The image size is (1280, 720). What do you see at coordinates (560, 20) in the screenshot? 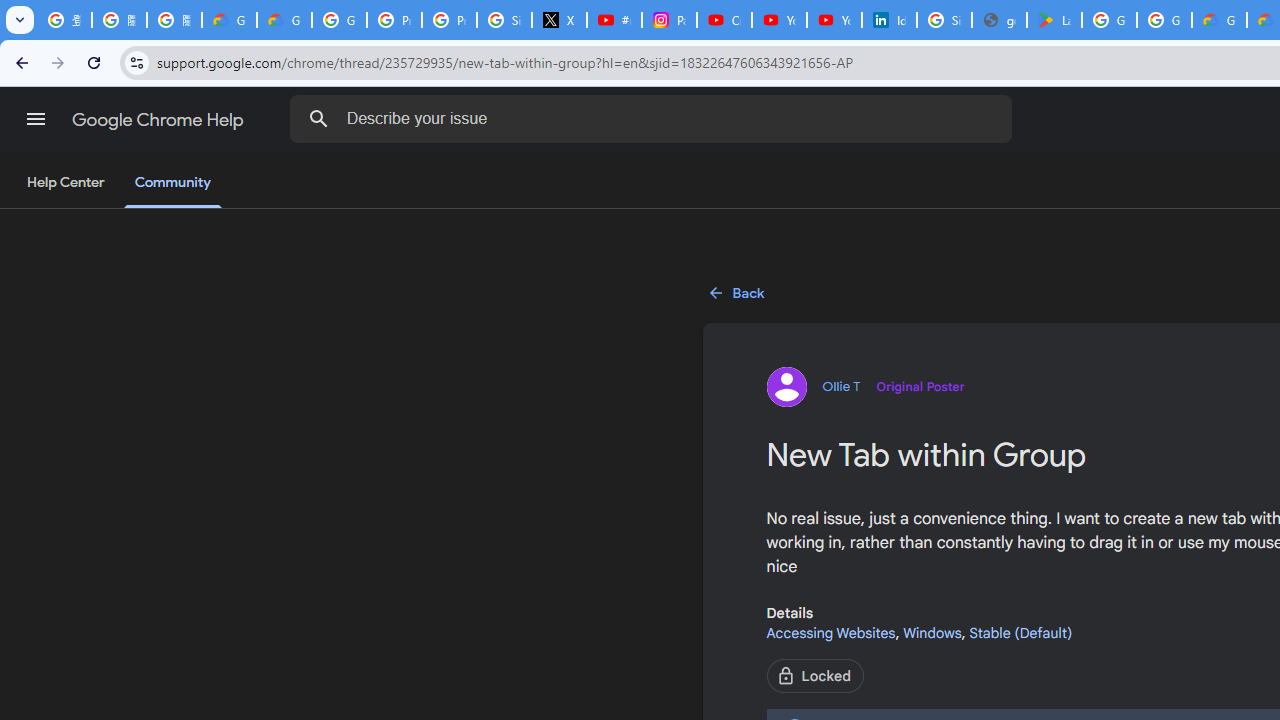
I see `'X'` at bounding box center [560, 20].